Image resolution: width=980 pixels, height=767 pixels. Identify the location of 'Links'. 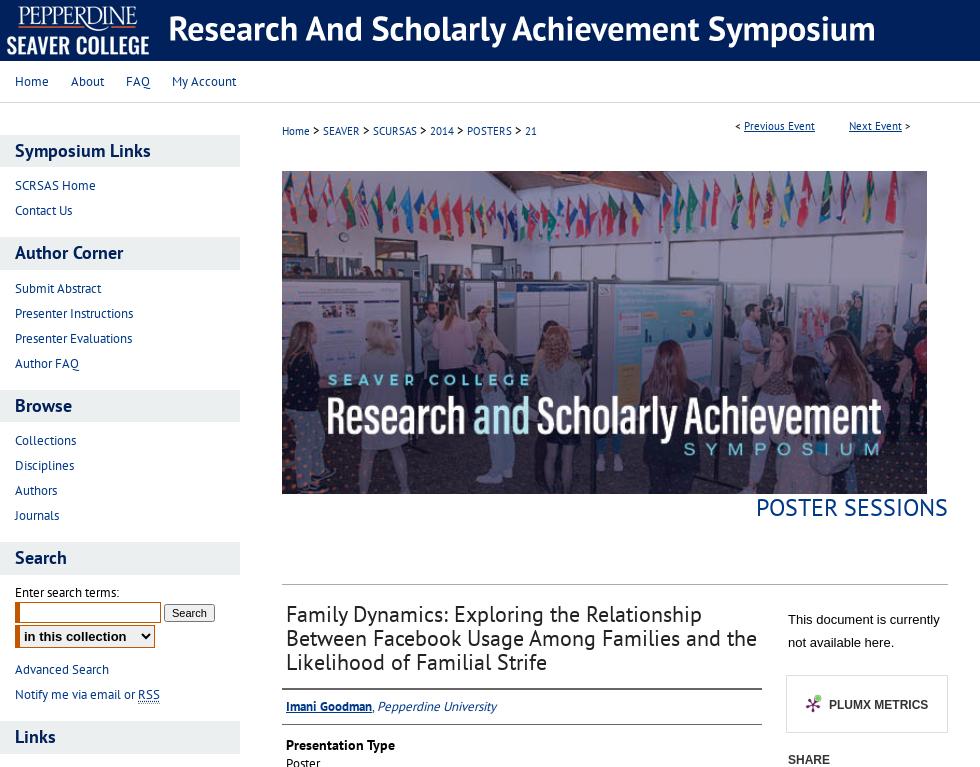
(14, 736).